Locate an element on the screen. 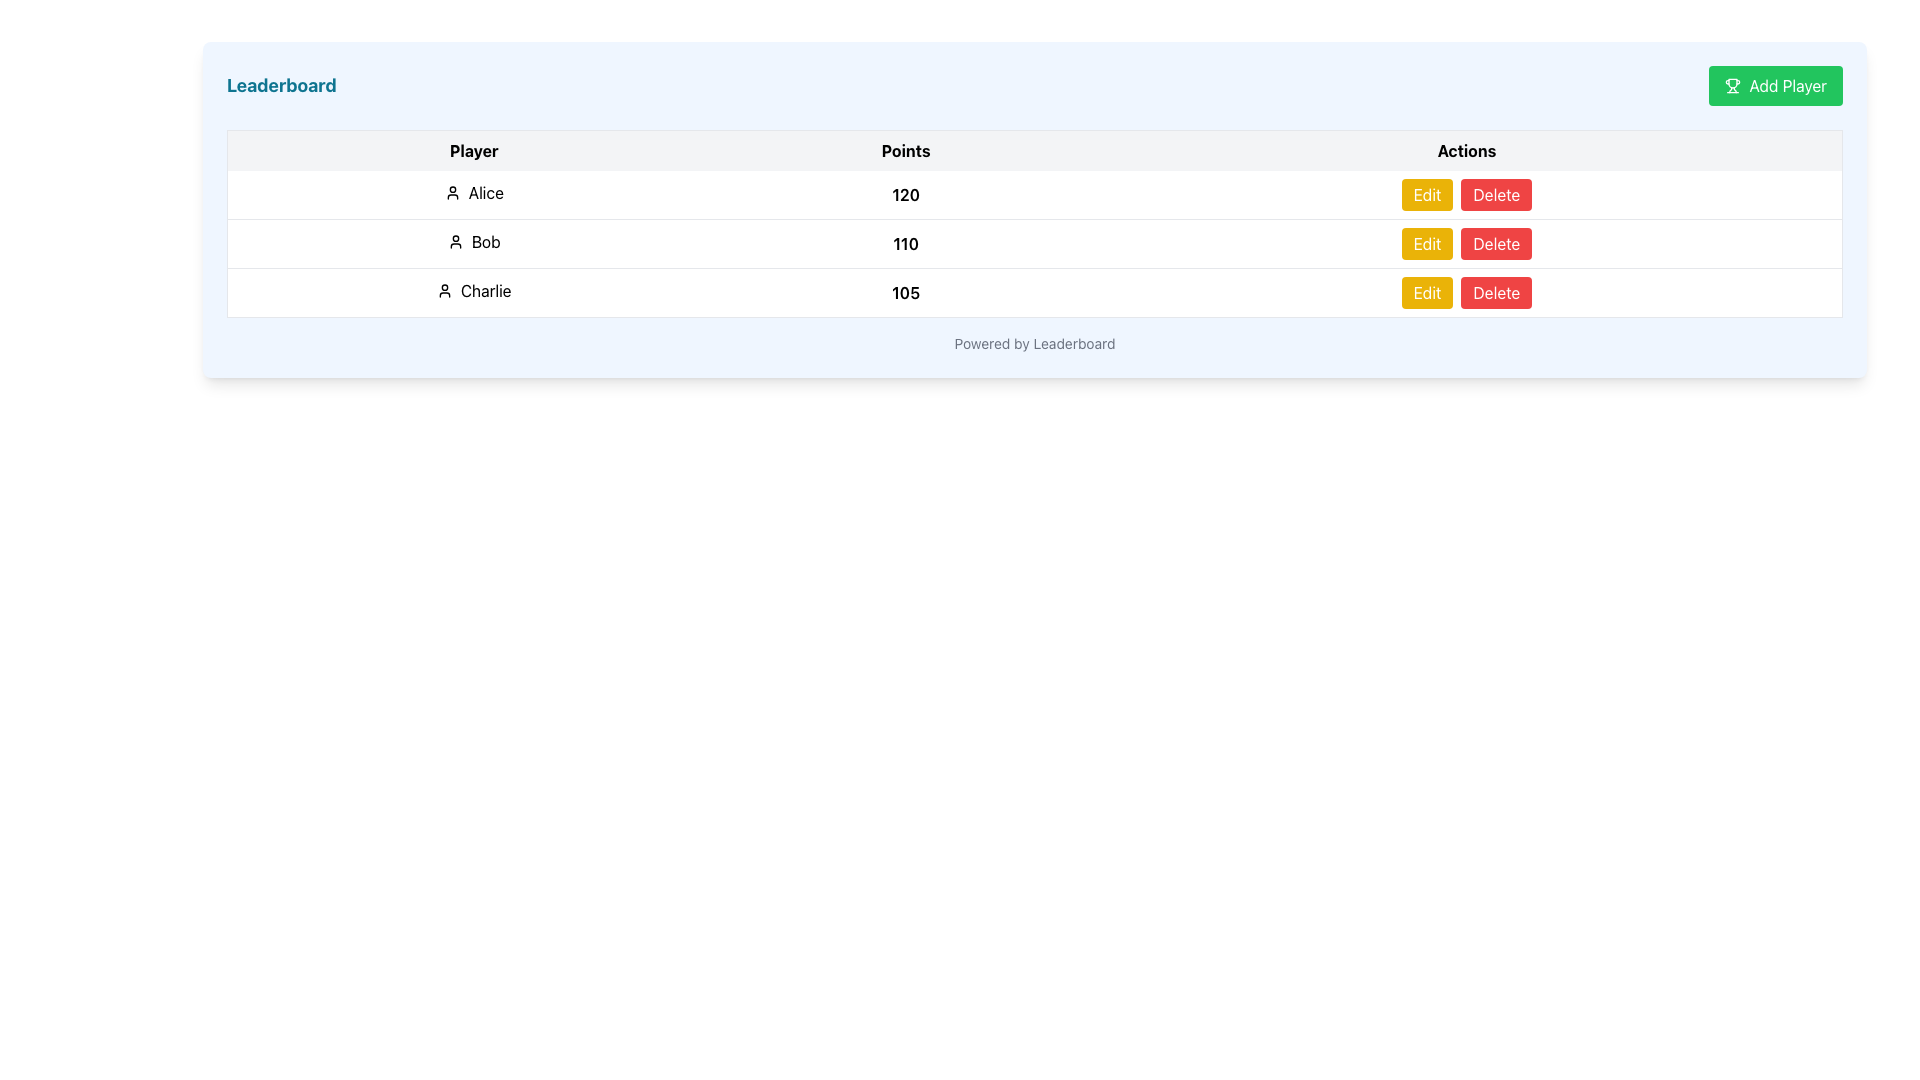  the rectangular yellow 'Edit' button with white text centered on it, located in the first row under the 'Actions' column of the table layout is located at coordinates (1425, 195).